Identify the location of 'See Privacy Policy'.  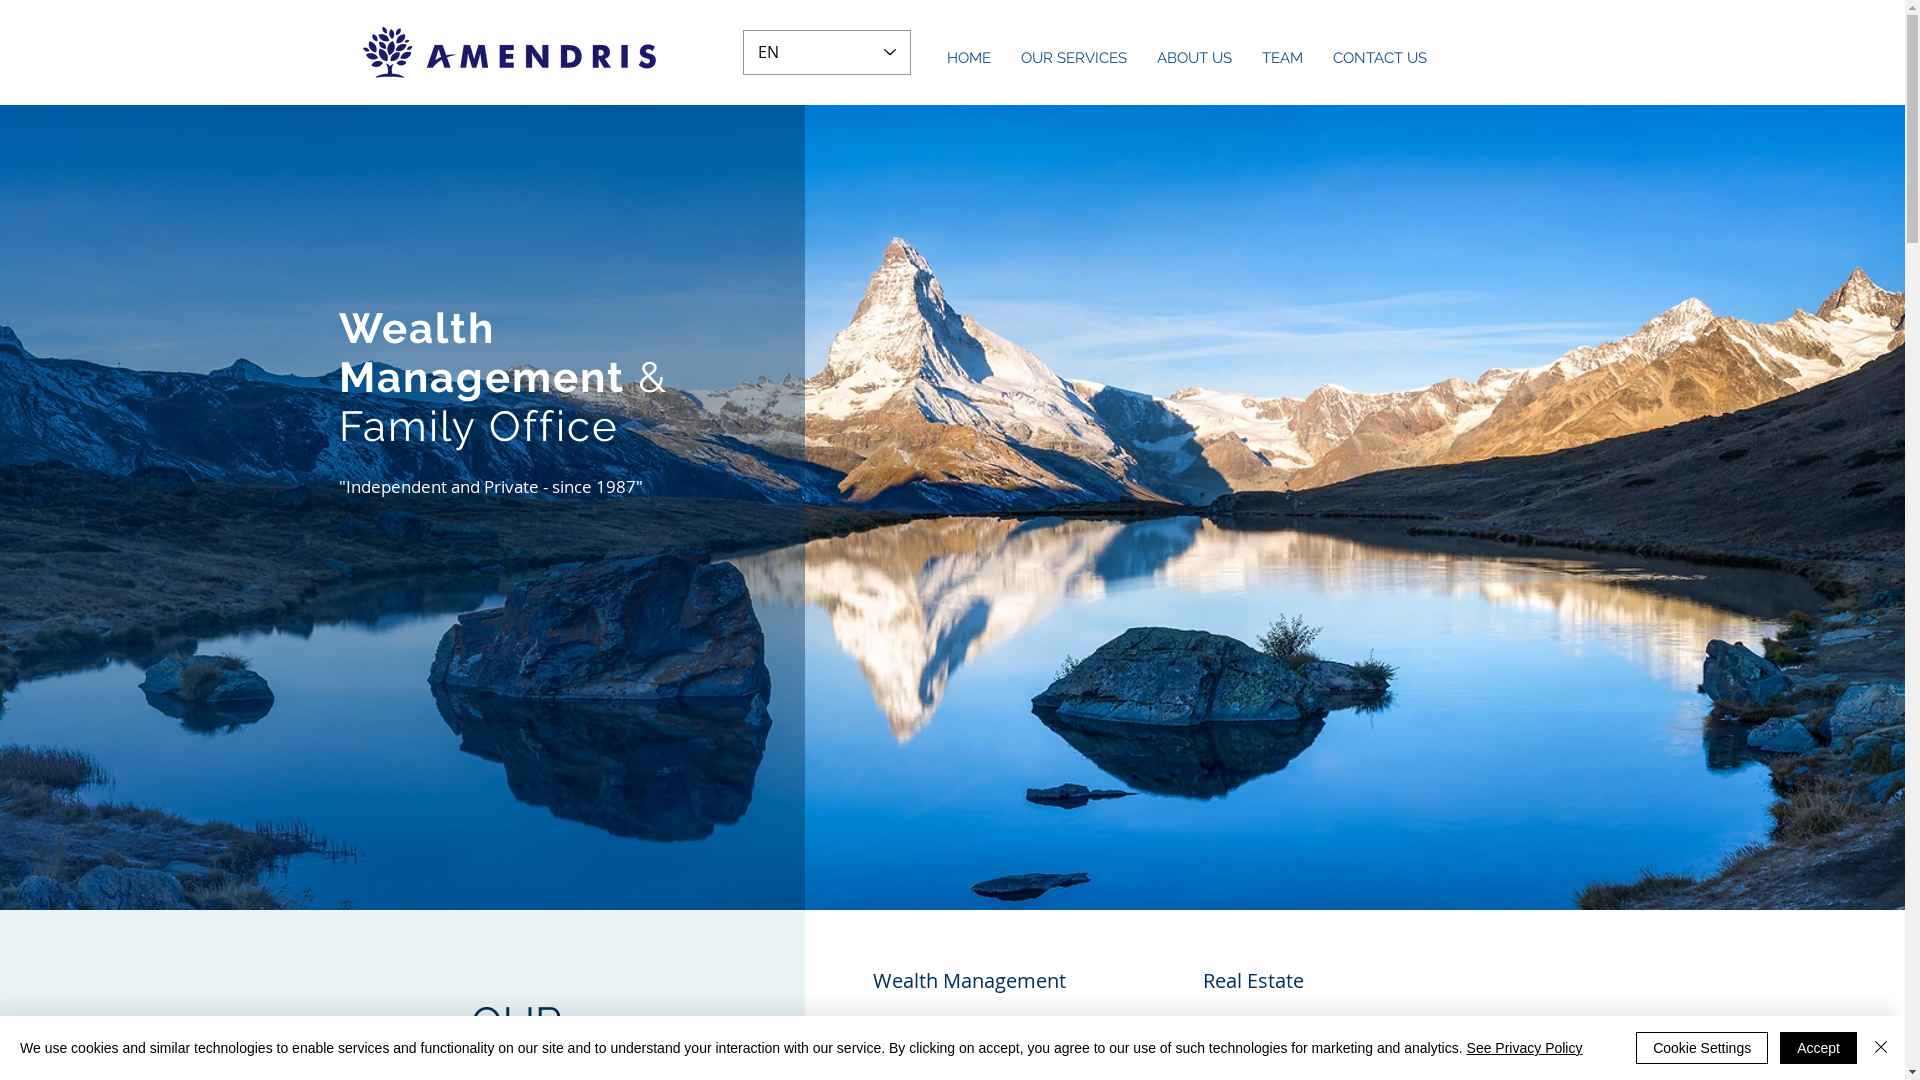
(1467, 1047).